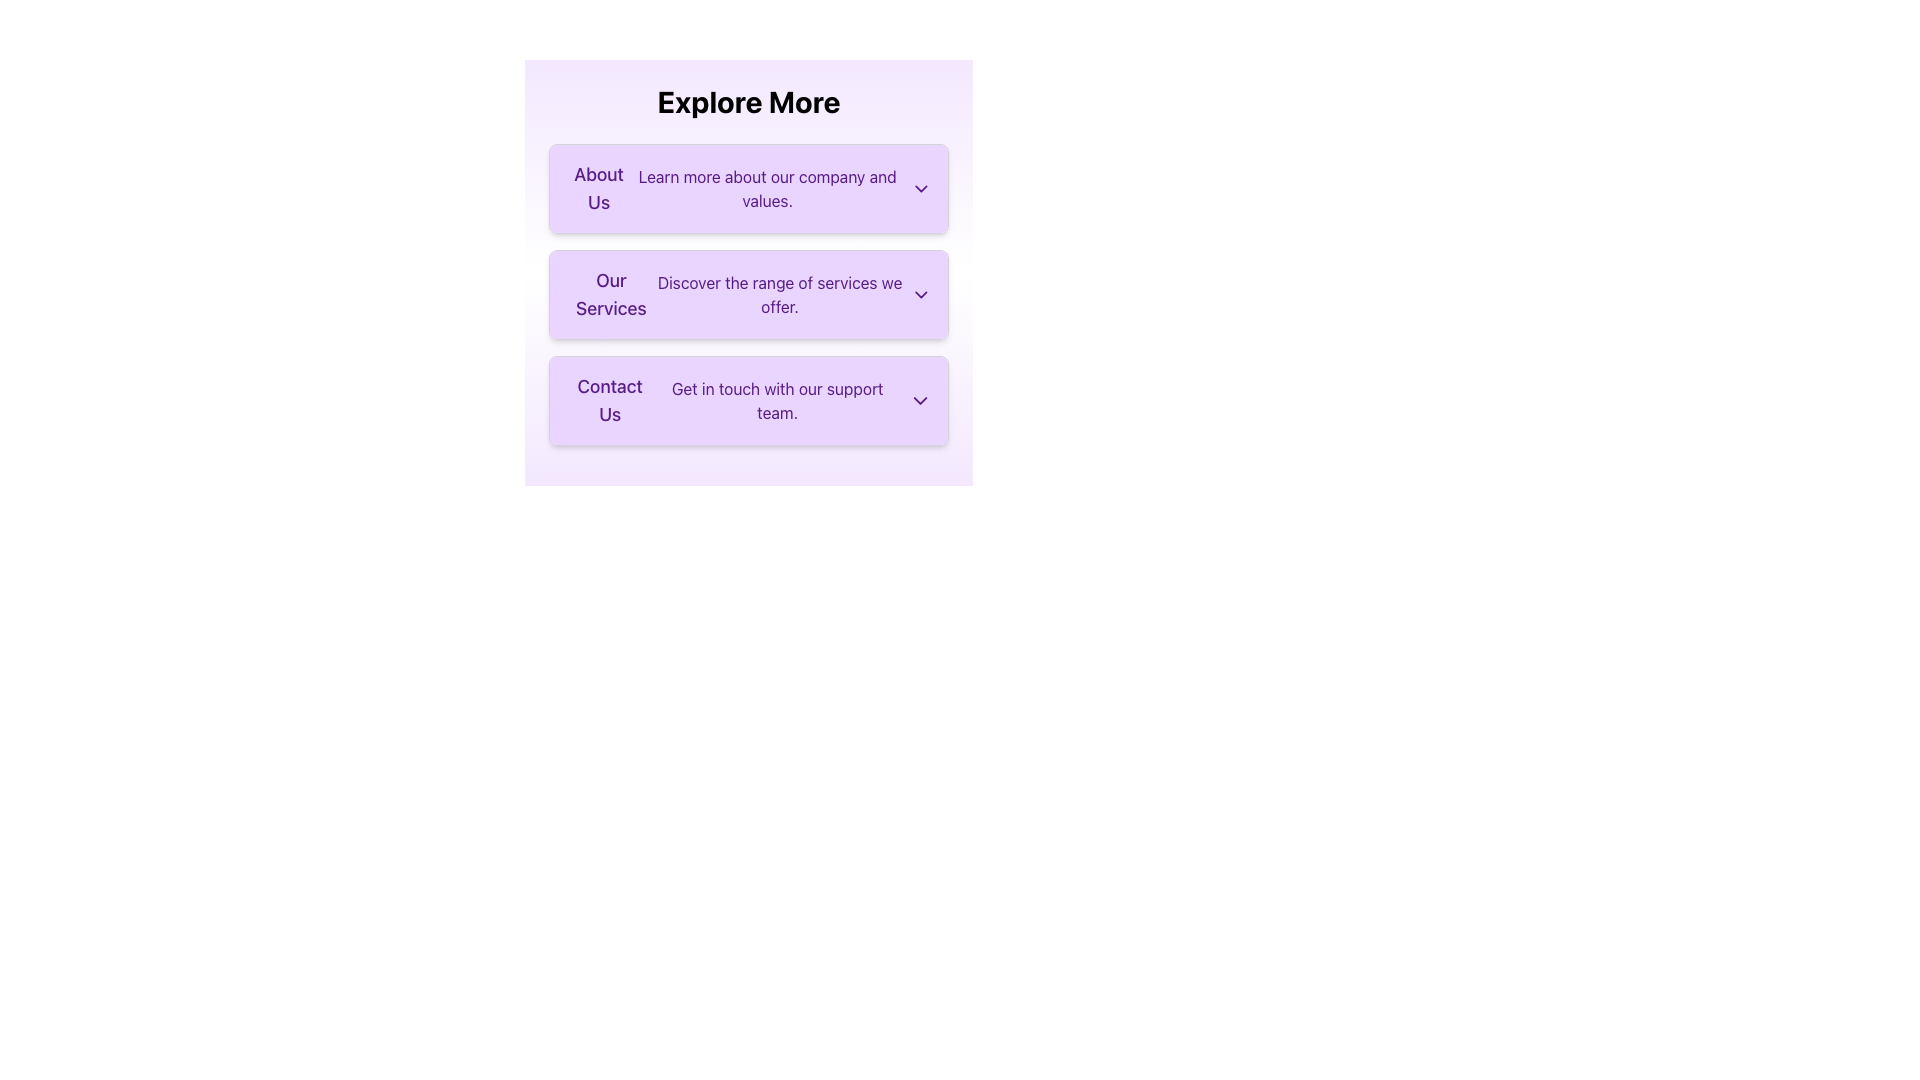 The width and height of the screenshot is (1920, 1080). I want to click on the Icon button located at the far right within the 'Contact Us' section, so click(919, 401).